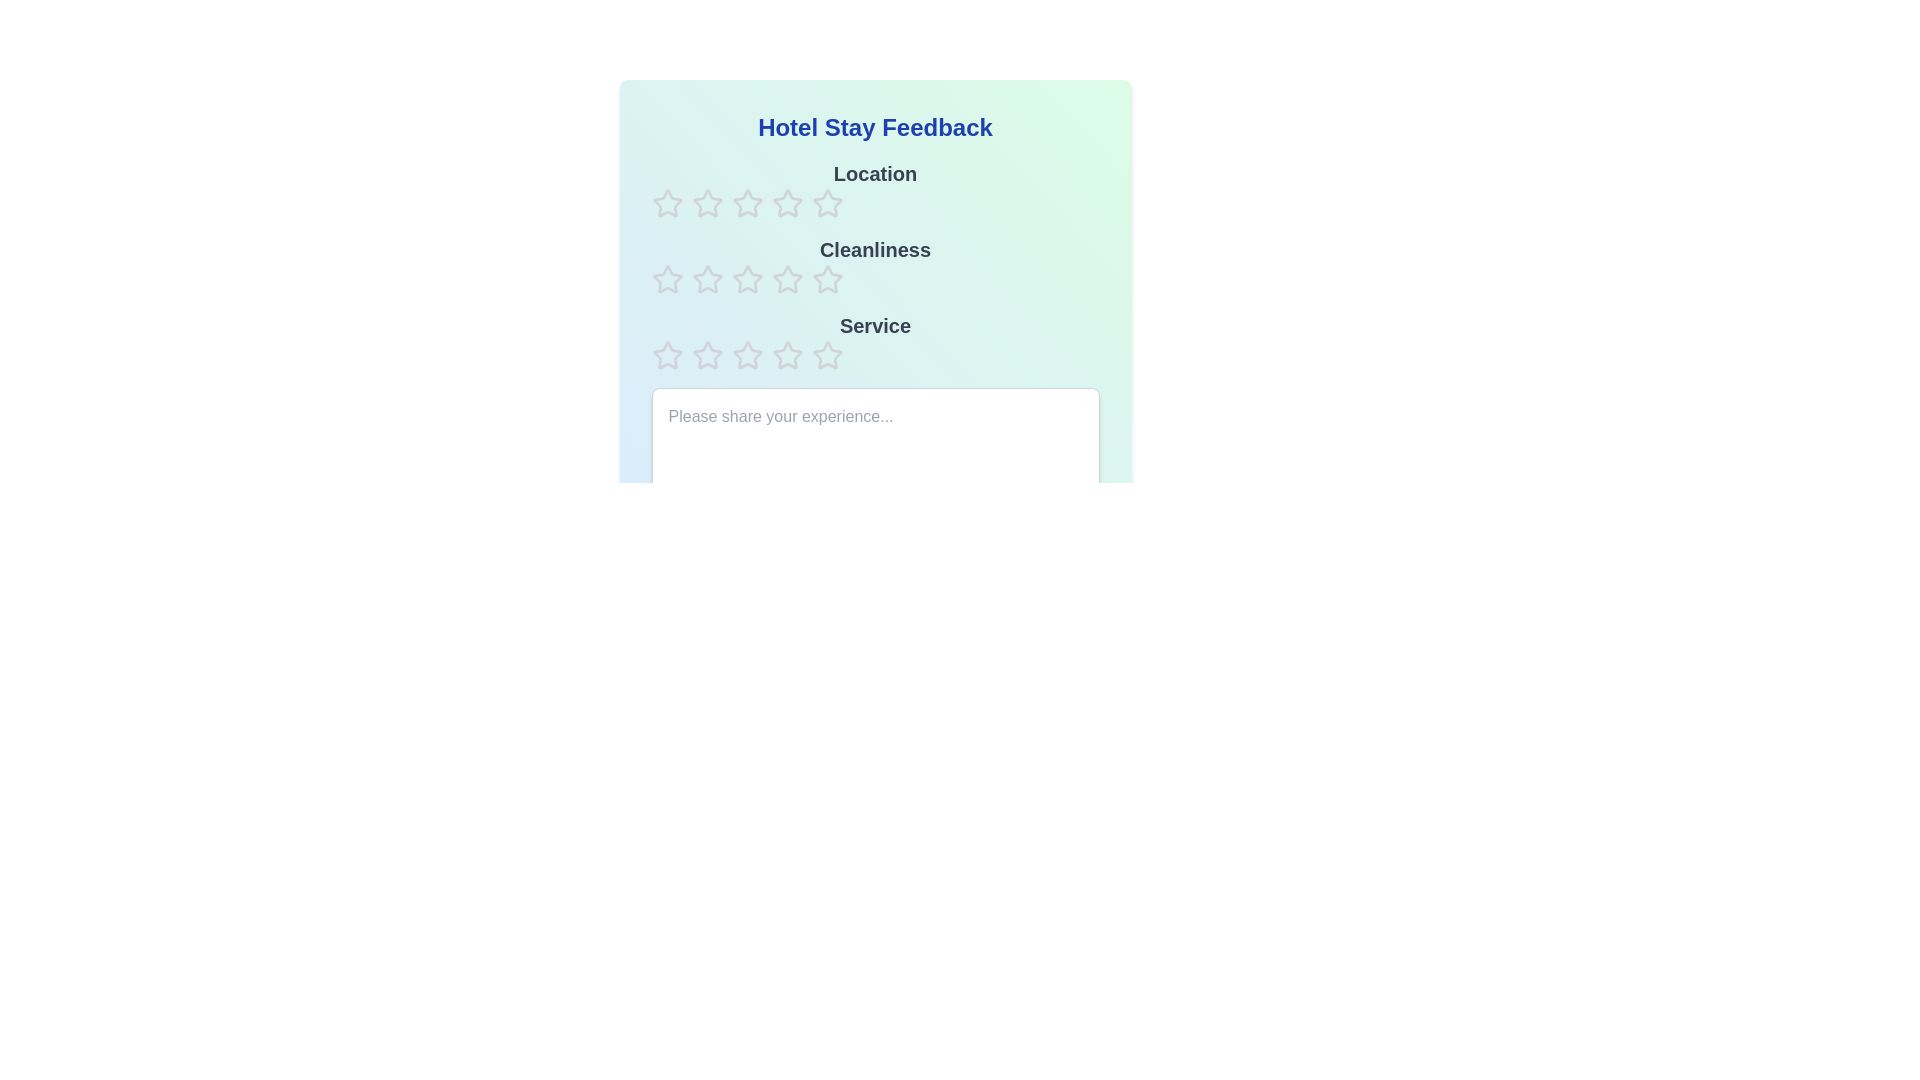 This screenshot has height=1080, width=1920. I want to click on the cleanliness rating stars located in the center column of the feedback form card, positioned between the 'Location' and 'Service' rating sections, so click(875, 265).